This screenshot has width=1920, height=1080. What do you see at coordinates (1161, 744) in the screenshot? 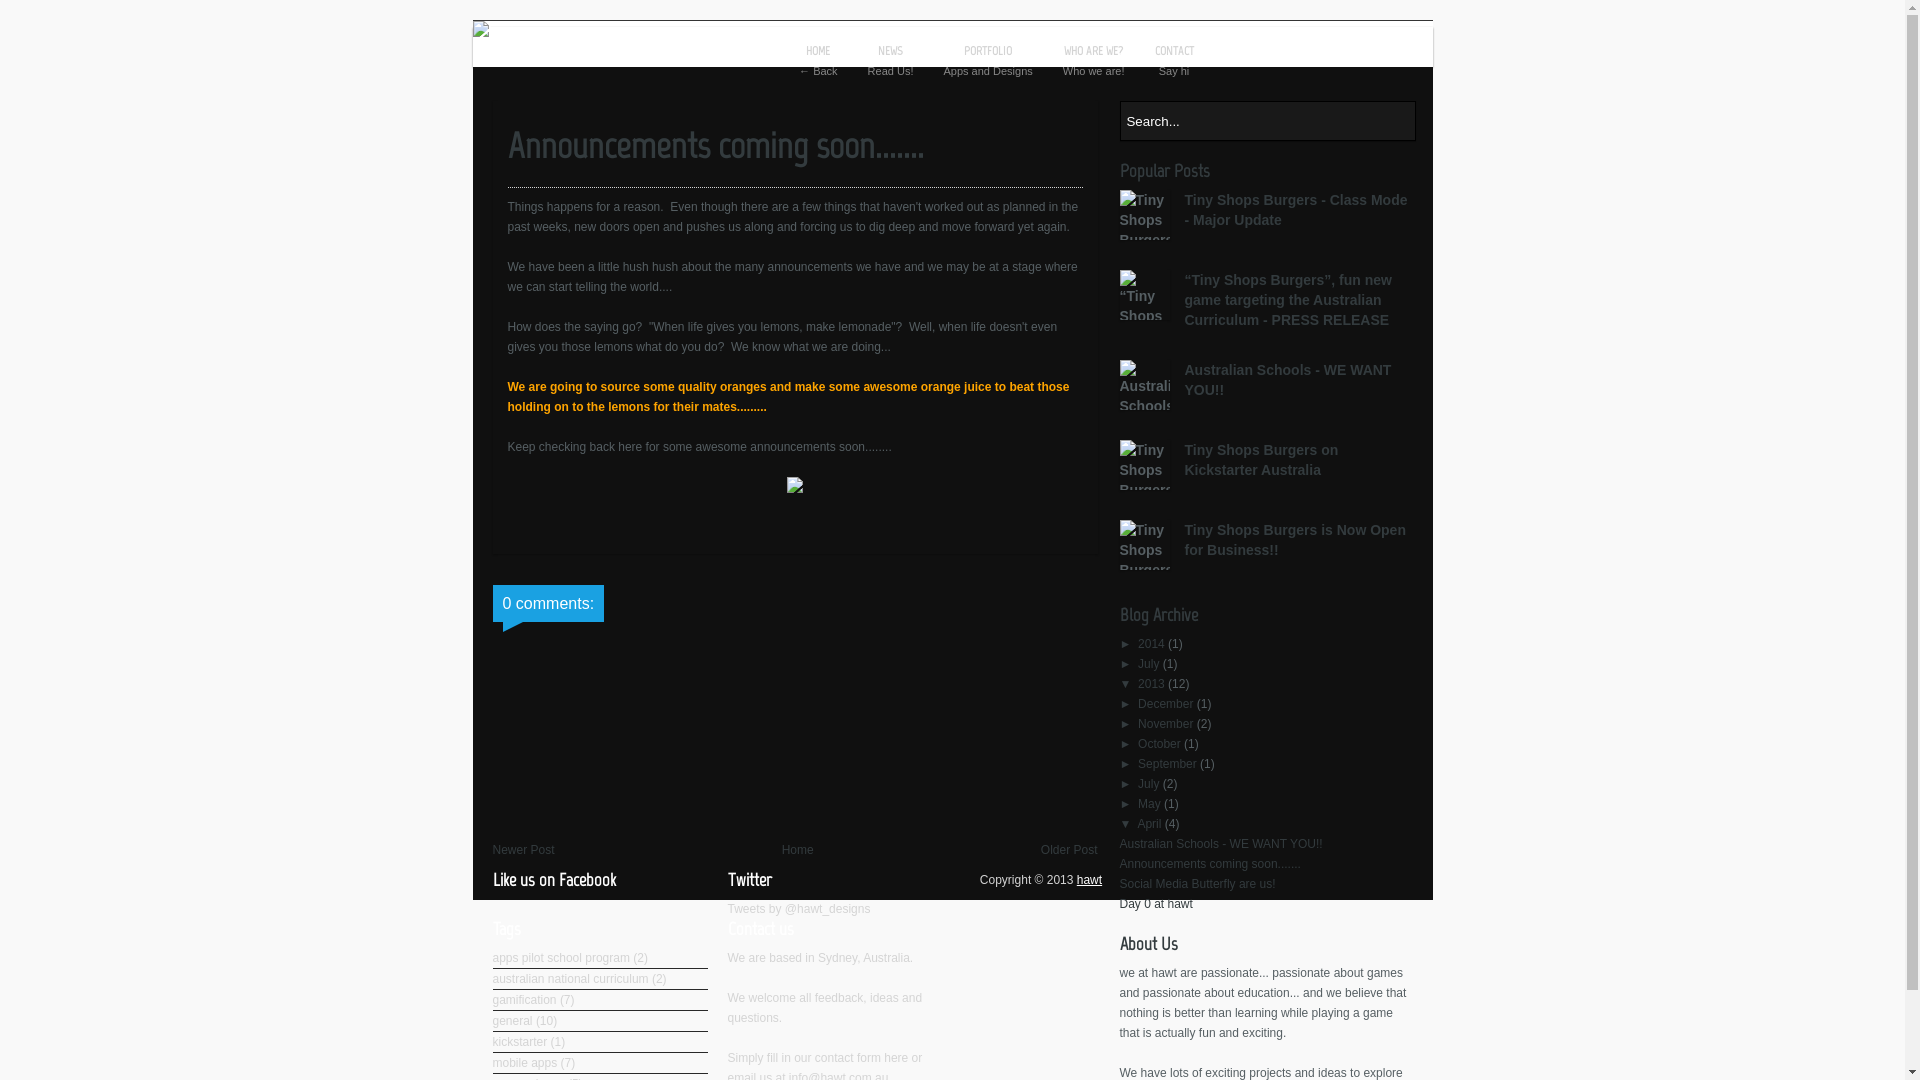
I see `'October'` at bounding box center [1161, 744].